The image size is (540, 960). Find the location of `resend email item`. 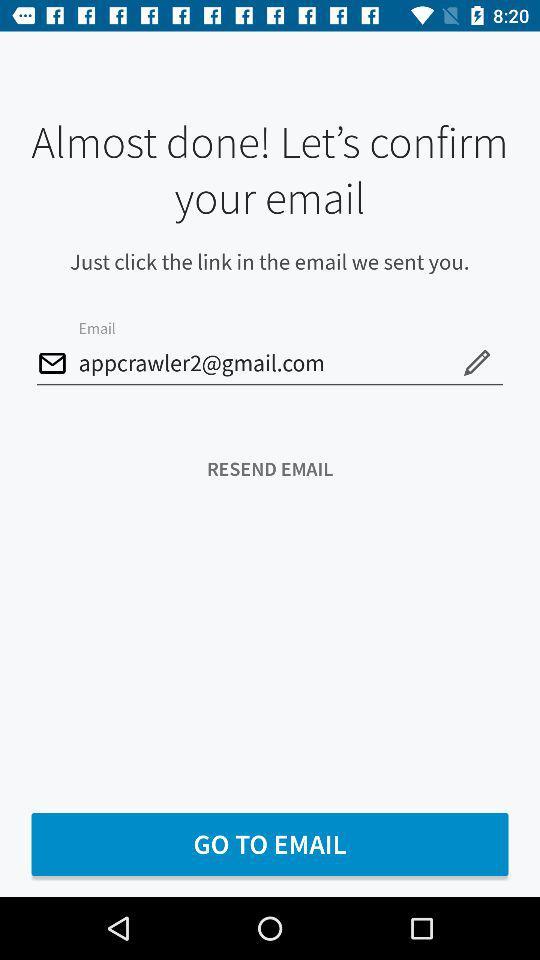

resend email item is located at coordinates (270, 469).